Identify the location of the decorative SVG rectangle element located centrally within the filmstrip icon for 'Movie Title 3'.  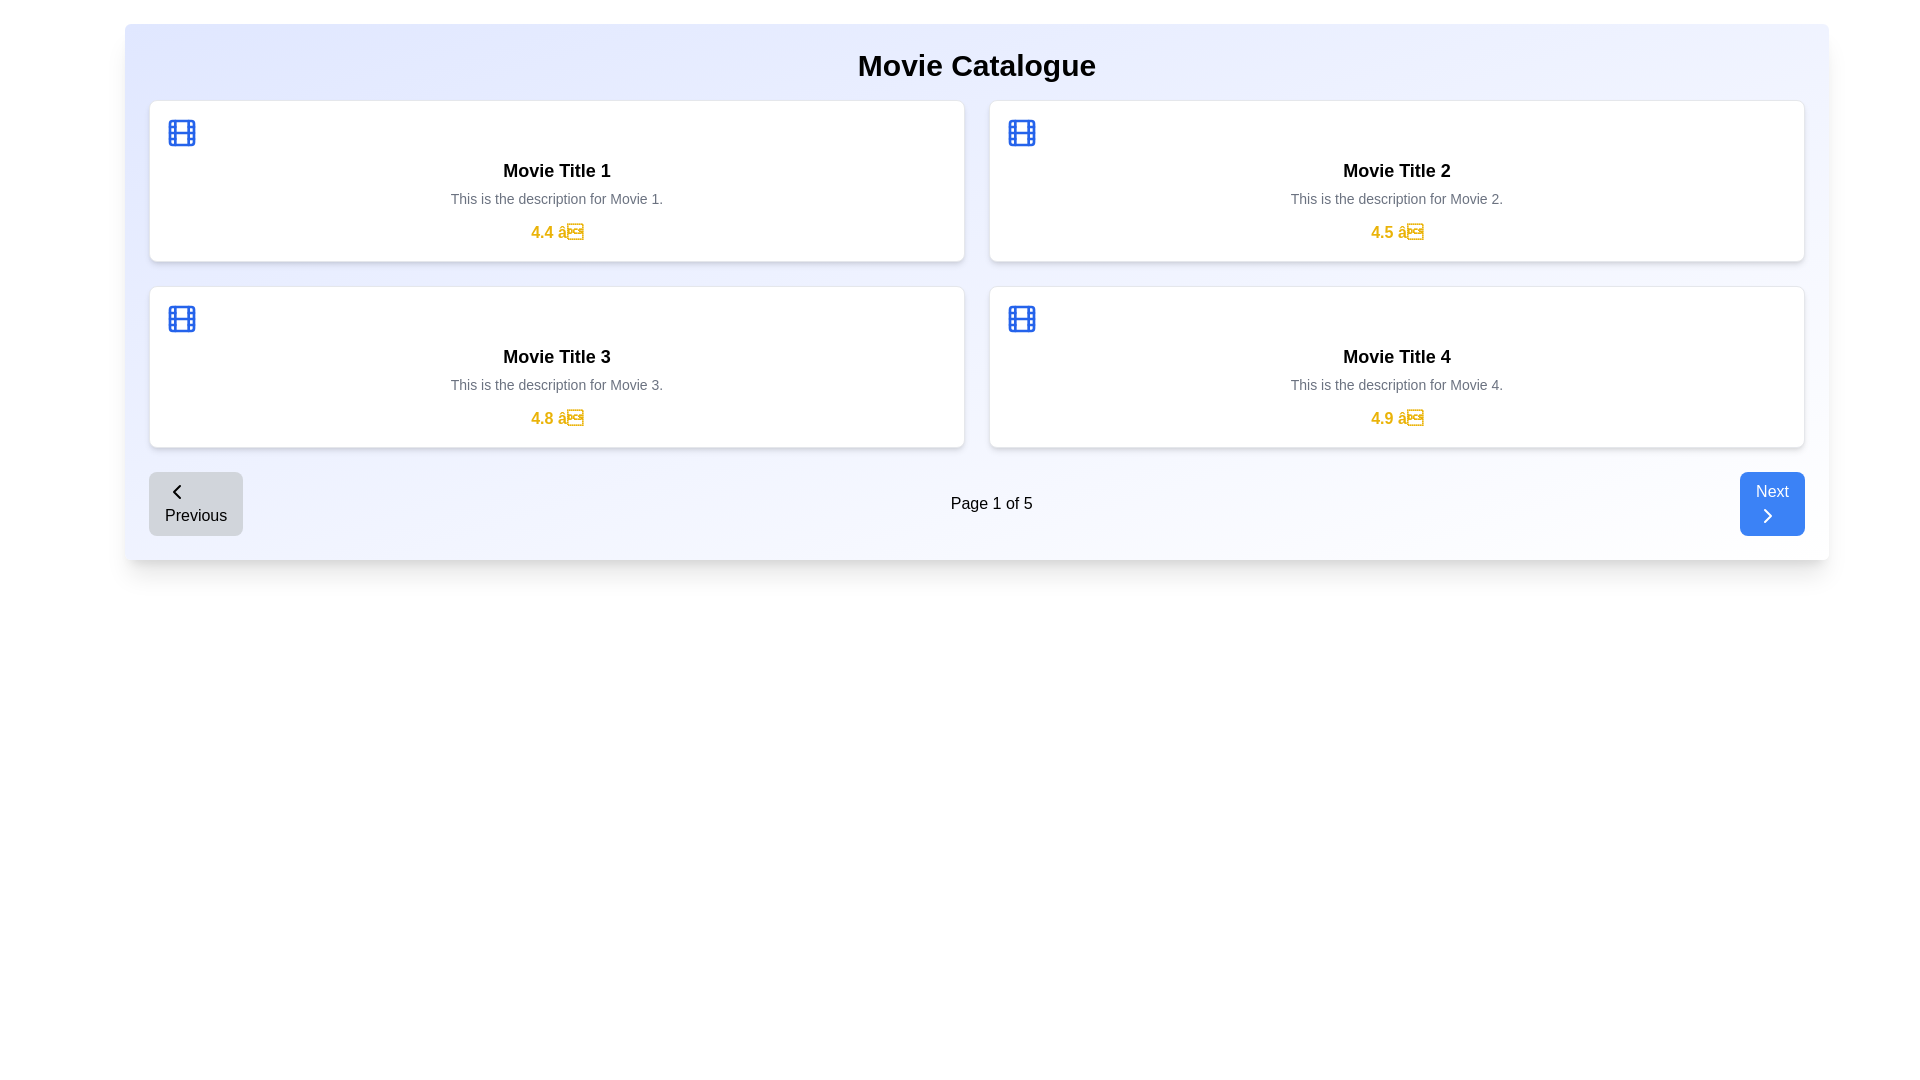
(182, 318).